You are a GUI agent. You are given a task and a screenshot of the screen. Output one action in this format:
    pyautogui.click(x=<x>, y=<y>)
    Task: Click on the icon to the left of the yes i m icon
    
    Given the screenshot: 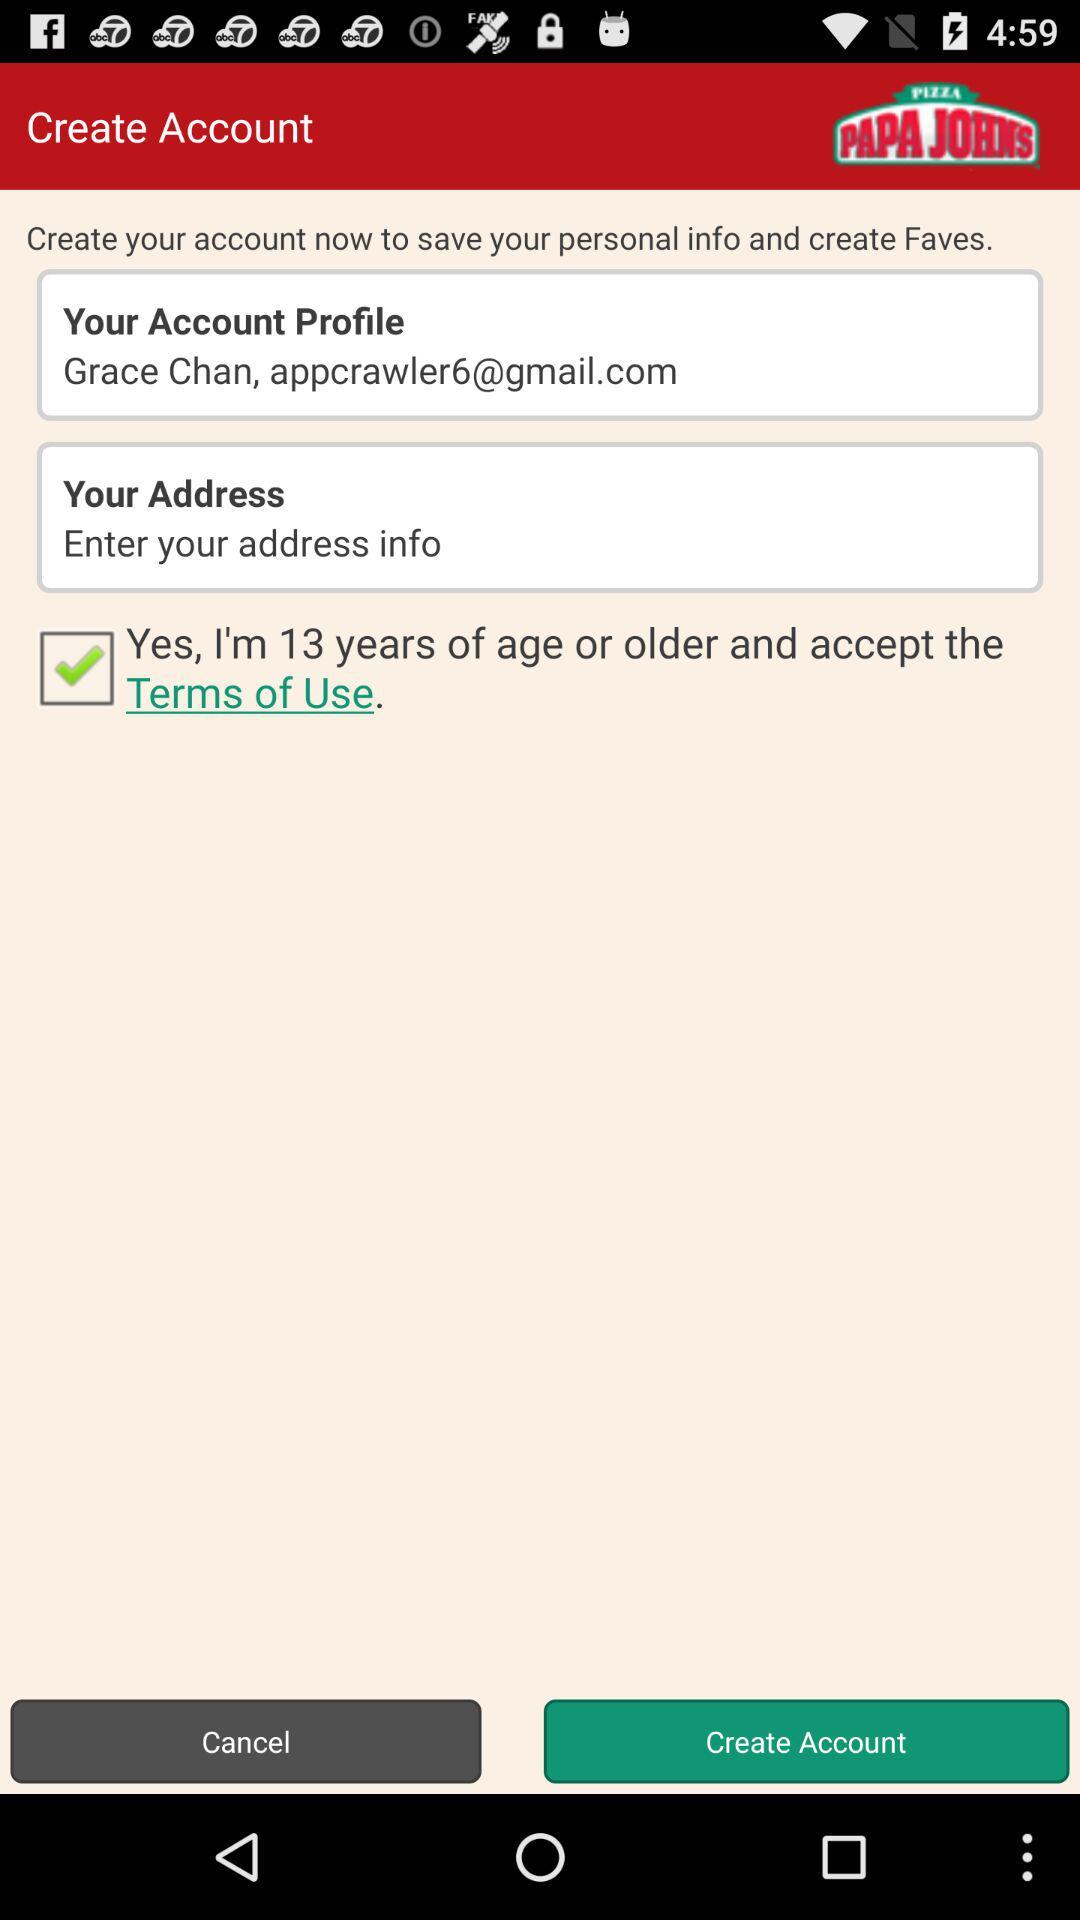 What is the action you would take?
    pyautogui.click(x=75, y=666)
    